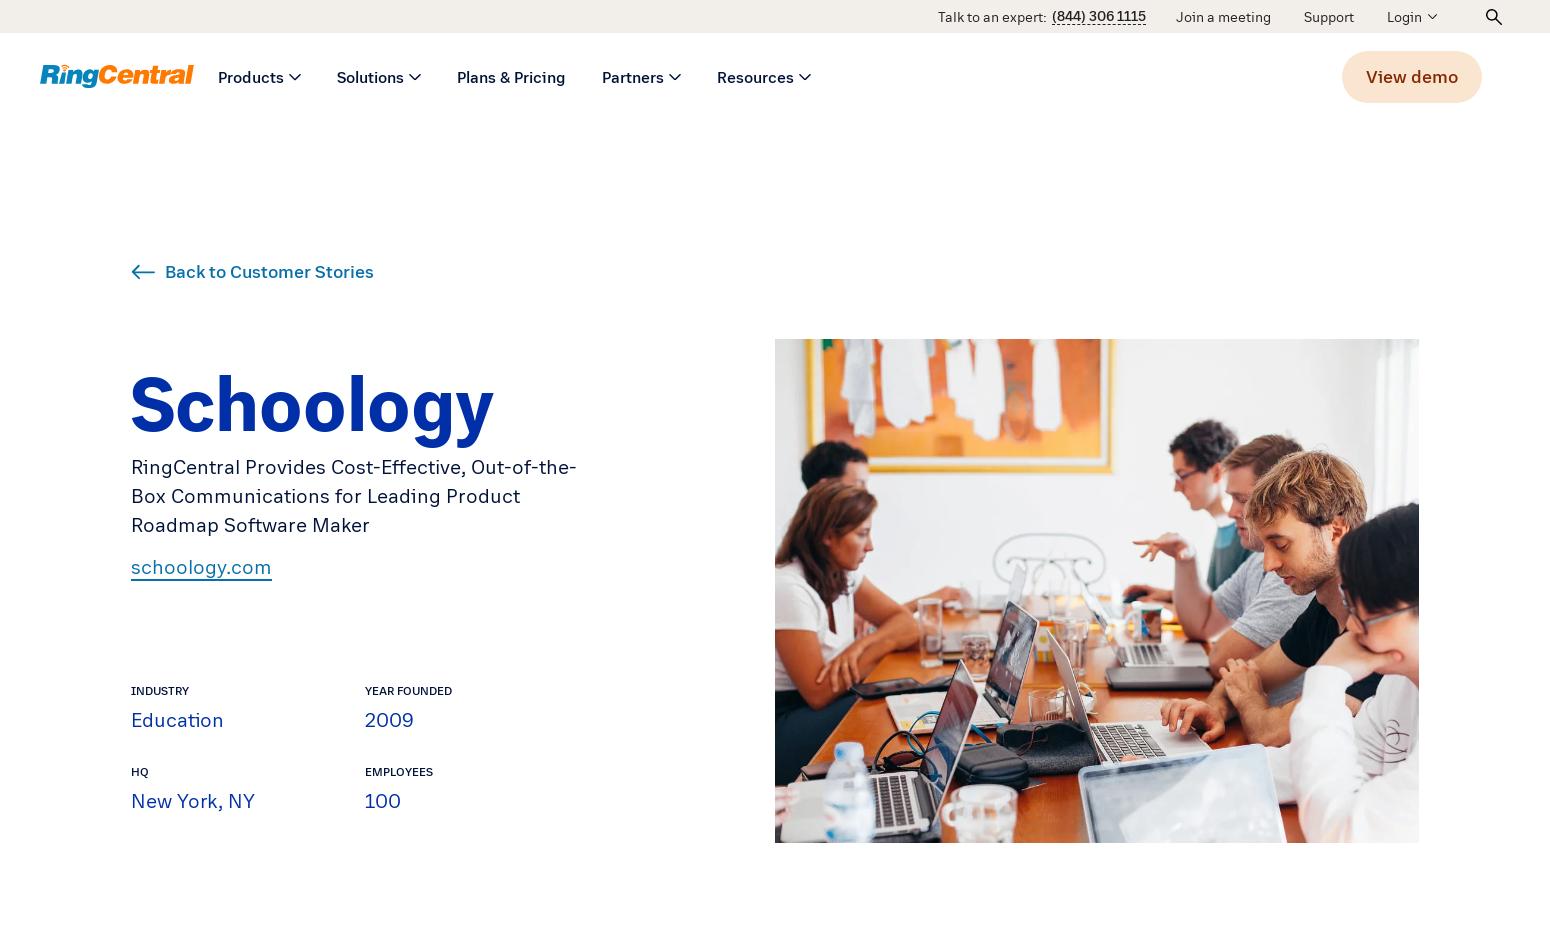 This screenshot has height=941, width=1550. What do you see at coordinates (158, 689) in the screenshot?
I see `'Industry'` at bounding box center [158, 689].